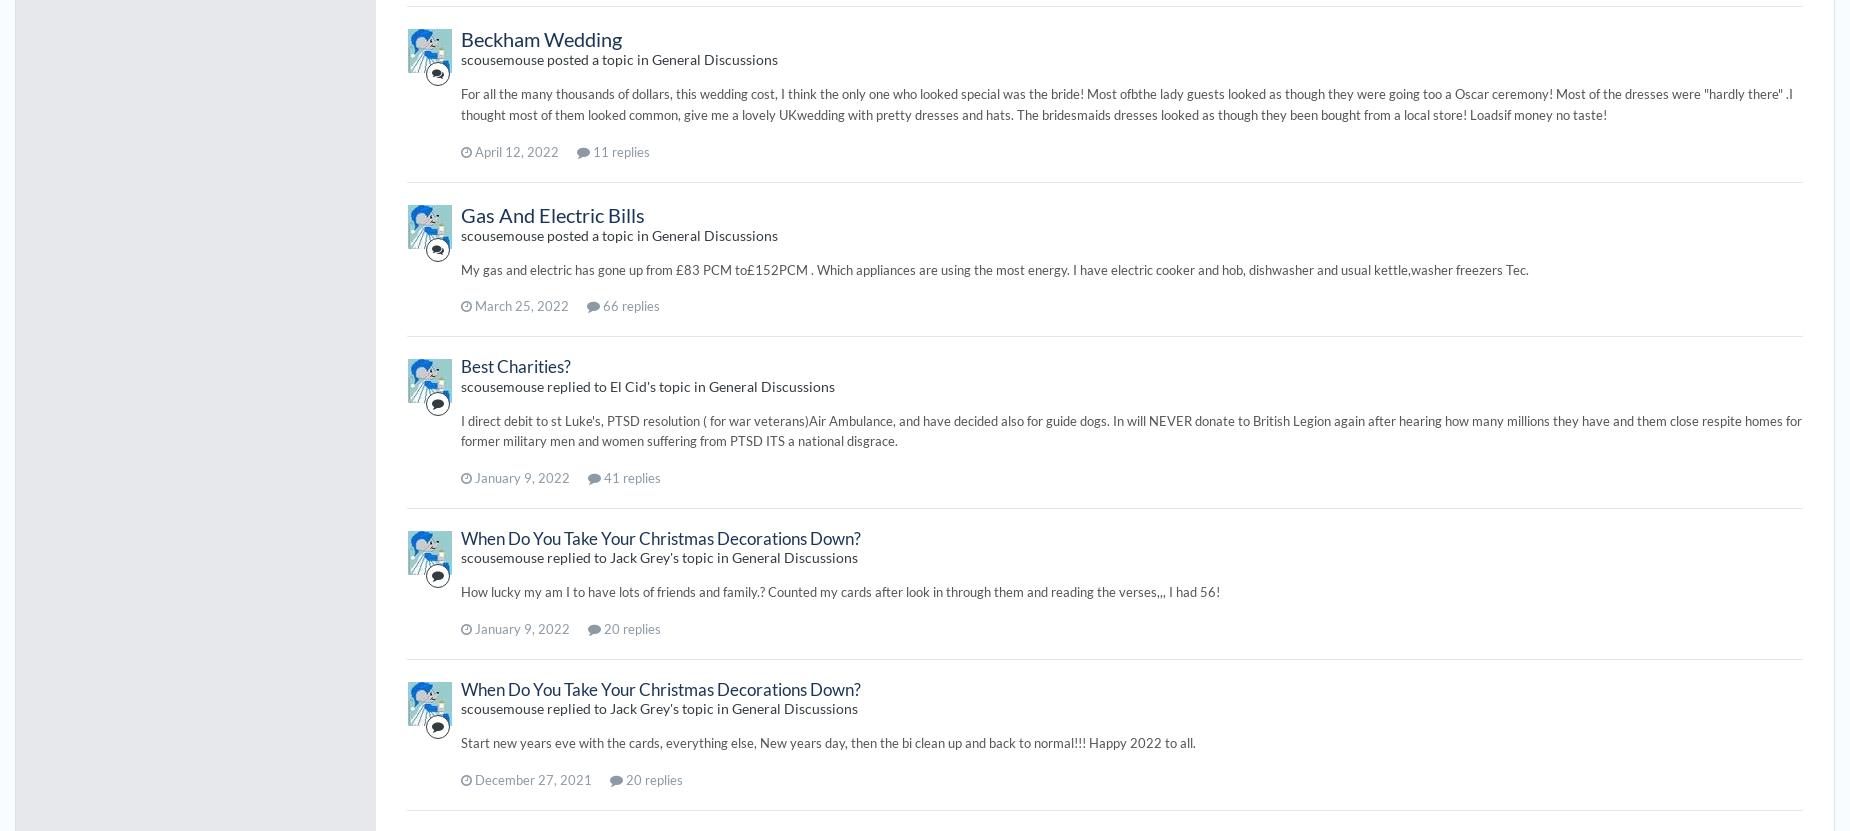 The width and height of the screenshot is (1850, 831). Describe the element at coordinates (1126, 104) in the screenshot. I see `'For all the many thousands of dollars,  this wedding cost, I think the only one who looked special was the bride!  Most ofbthe lady guests looked as though they were going too a Oscar ceremony!  Most of the dresses were "hardly there" .I thought most of them looked common, give me a lovely UKwedding with pretty  dresses and hats.  The bridesmaids dresses looked as though they been bought from a local store!  Loadsif money no taste!'` at that location.